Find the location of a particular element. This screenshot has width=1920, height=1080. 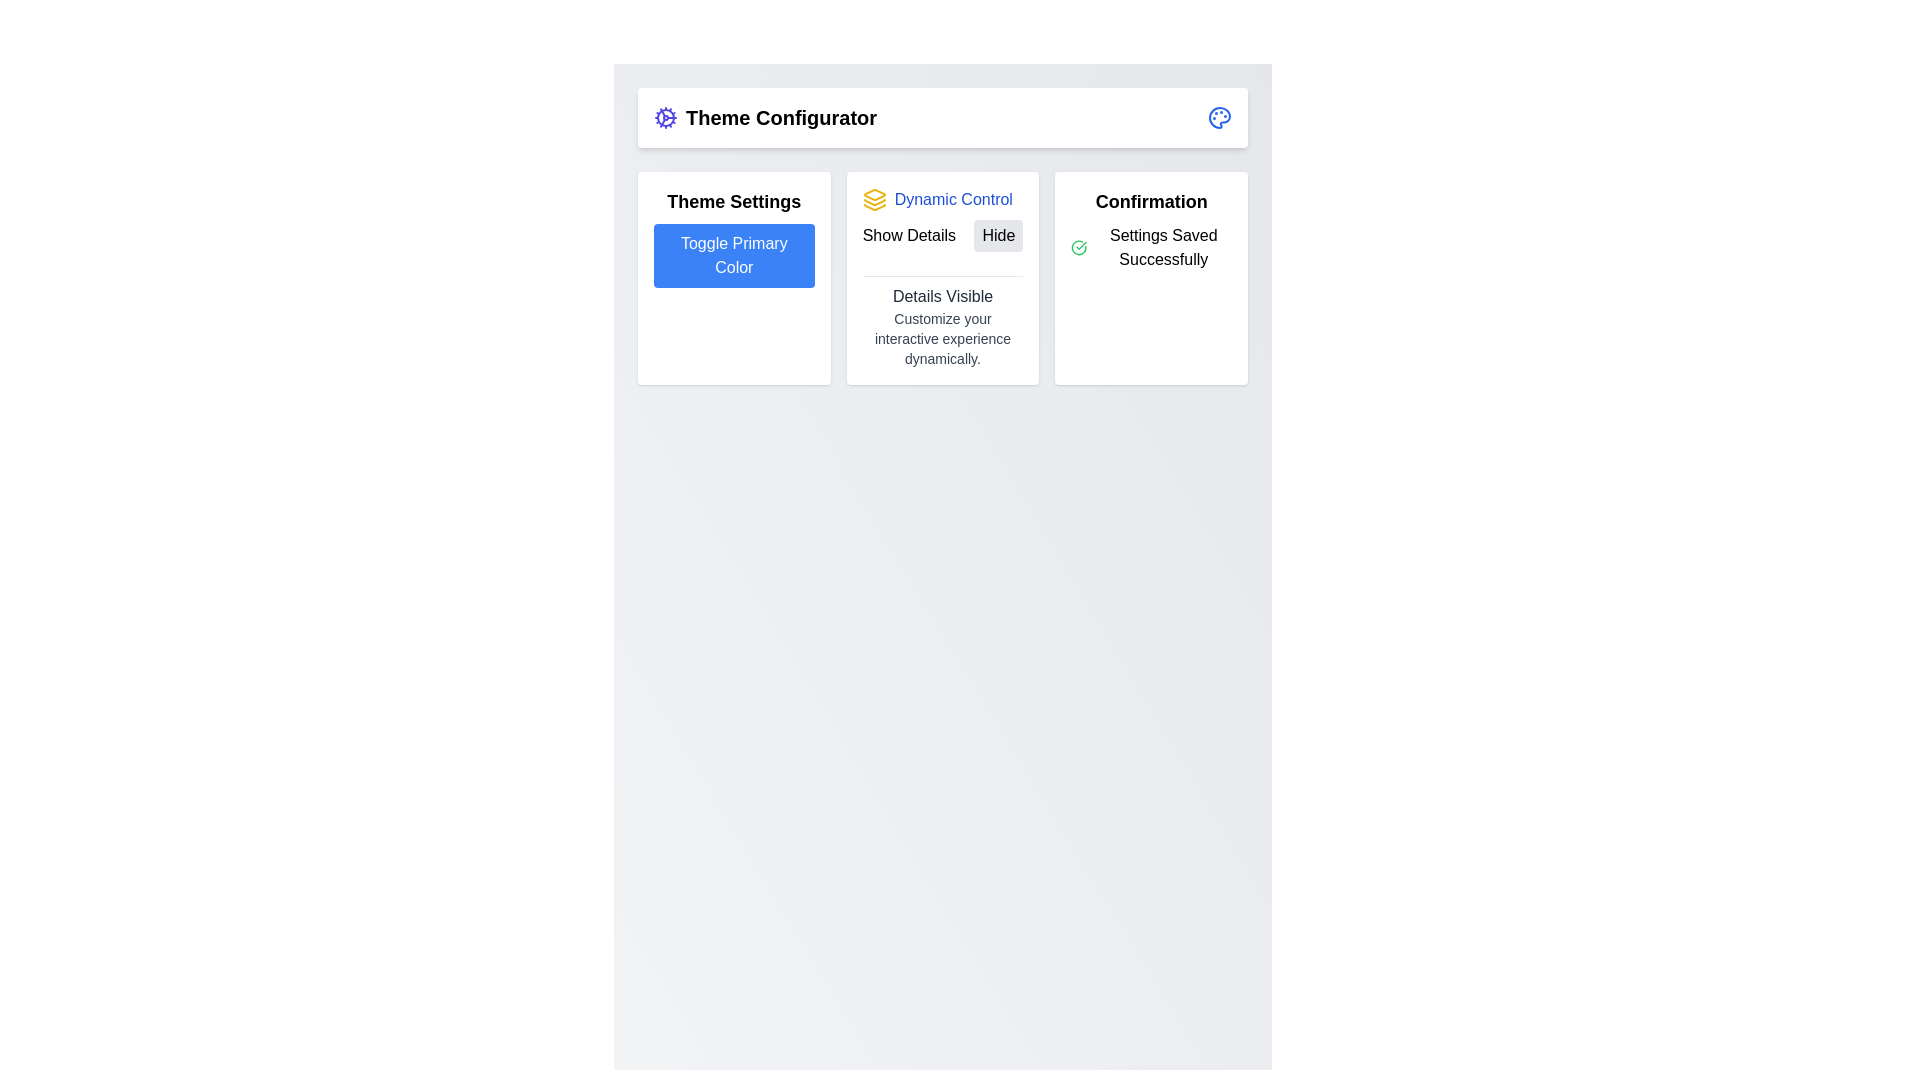

text notification 'Settings Saved Successfully' located in the rightmost card of the 'Confirmation' layout, beside a green circular checkmark icon is located at coordinates (1163, 246).